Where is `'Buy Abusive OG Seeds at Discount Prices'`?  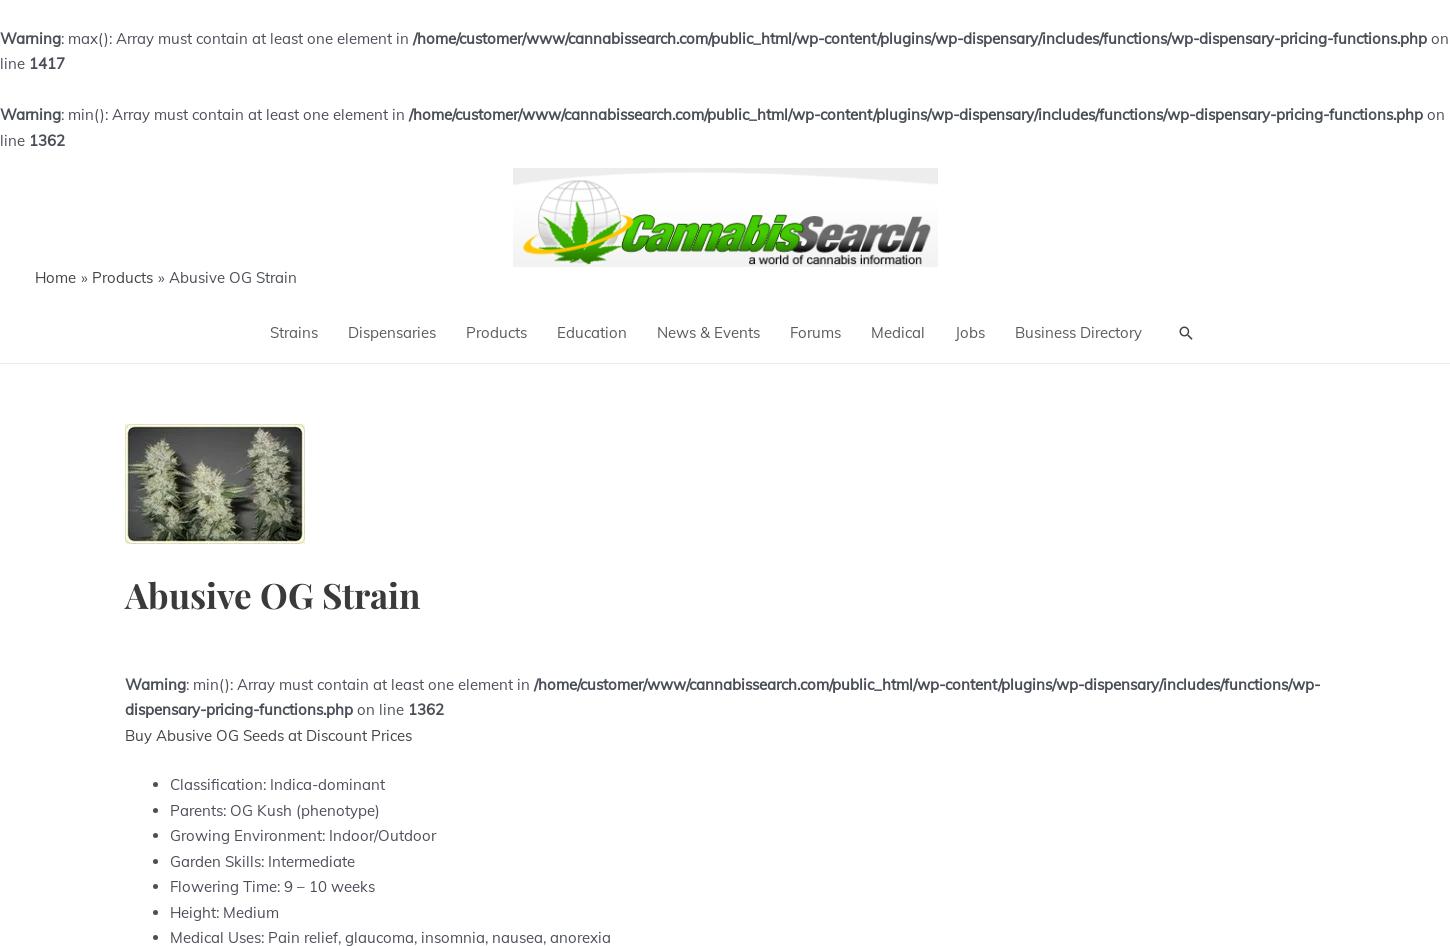 'Buy Abusive OG Seeds at Discount Prices' is located at coordinates (123, 733).